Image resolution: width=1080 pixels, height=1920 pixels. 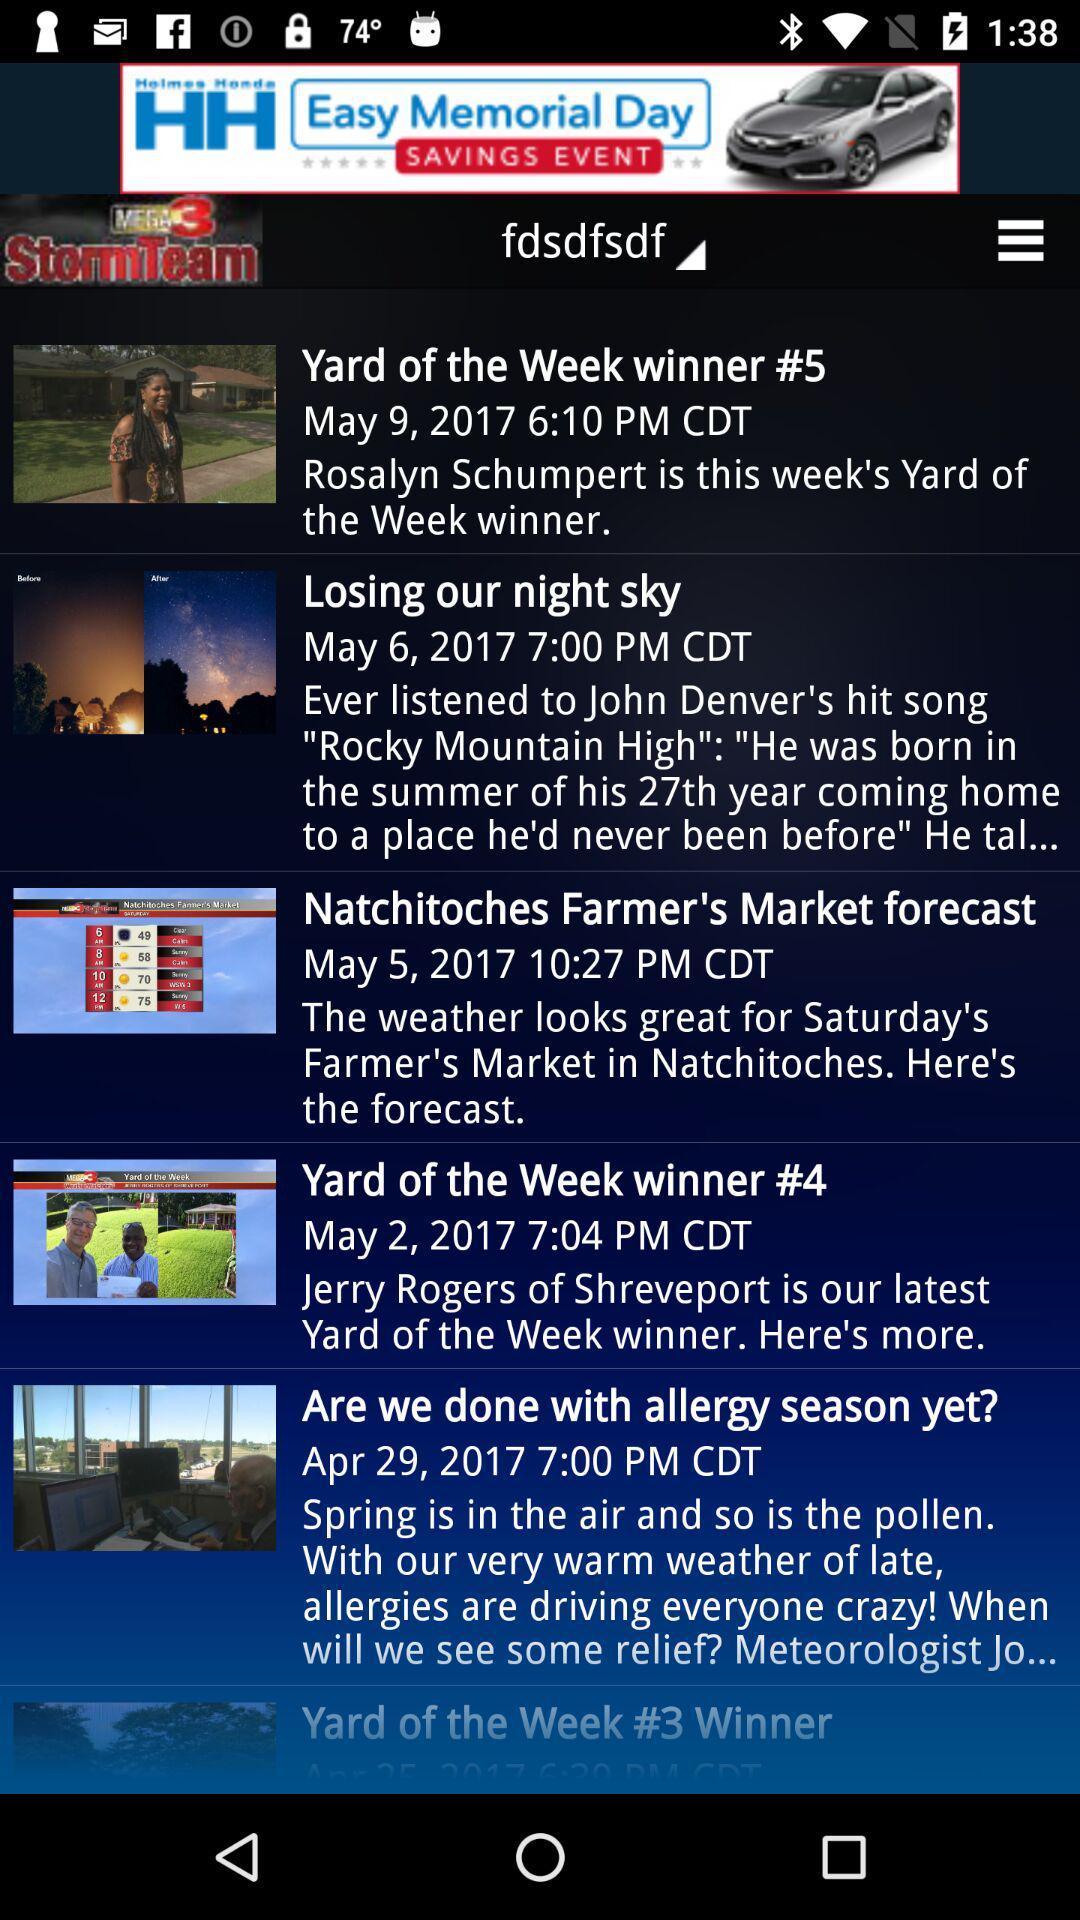 What do you see at coordinates (616, 240) in the screenshot?
I see `the fdsdfsdf icon` at bounding box center [616, 240].